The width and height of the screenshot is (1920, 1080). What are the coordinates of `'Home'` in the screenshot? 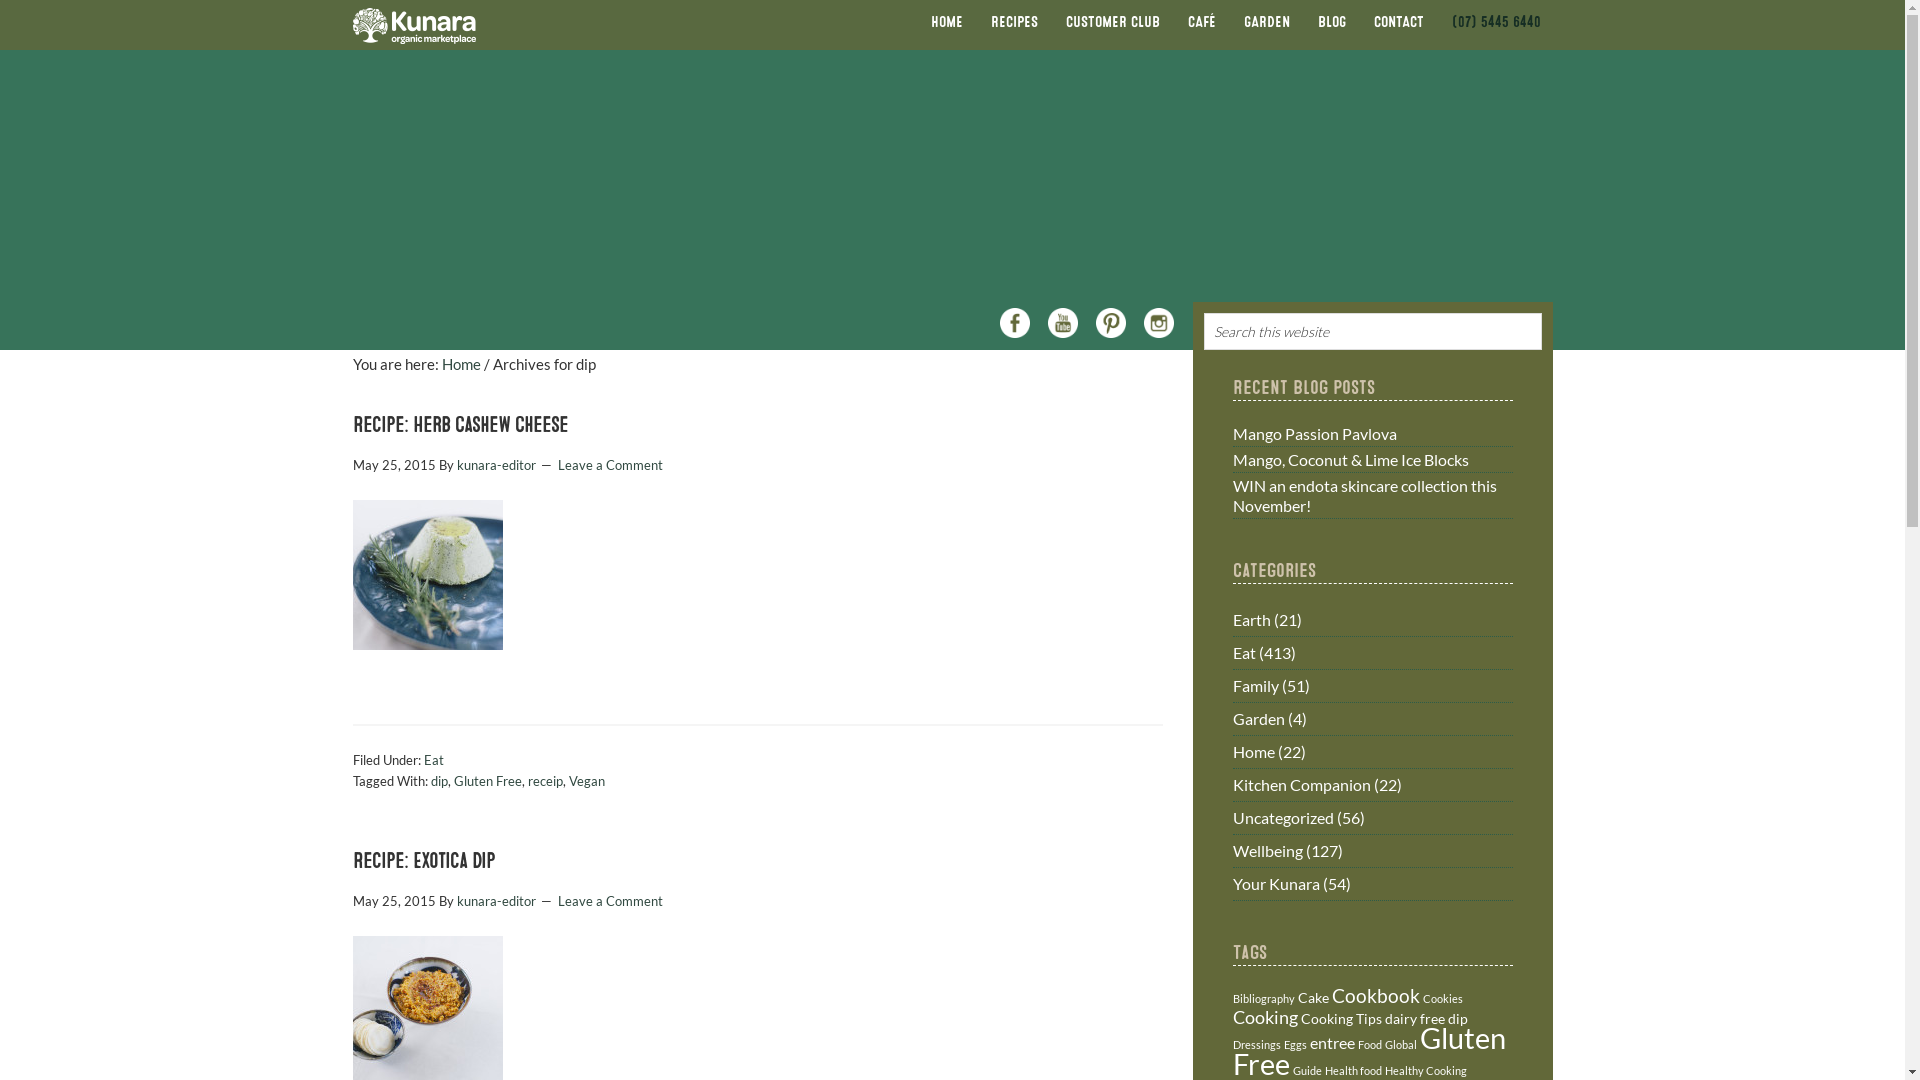 It's located at (460, 363).